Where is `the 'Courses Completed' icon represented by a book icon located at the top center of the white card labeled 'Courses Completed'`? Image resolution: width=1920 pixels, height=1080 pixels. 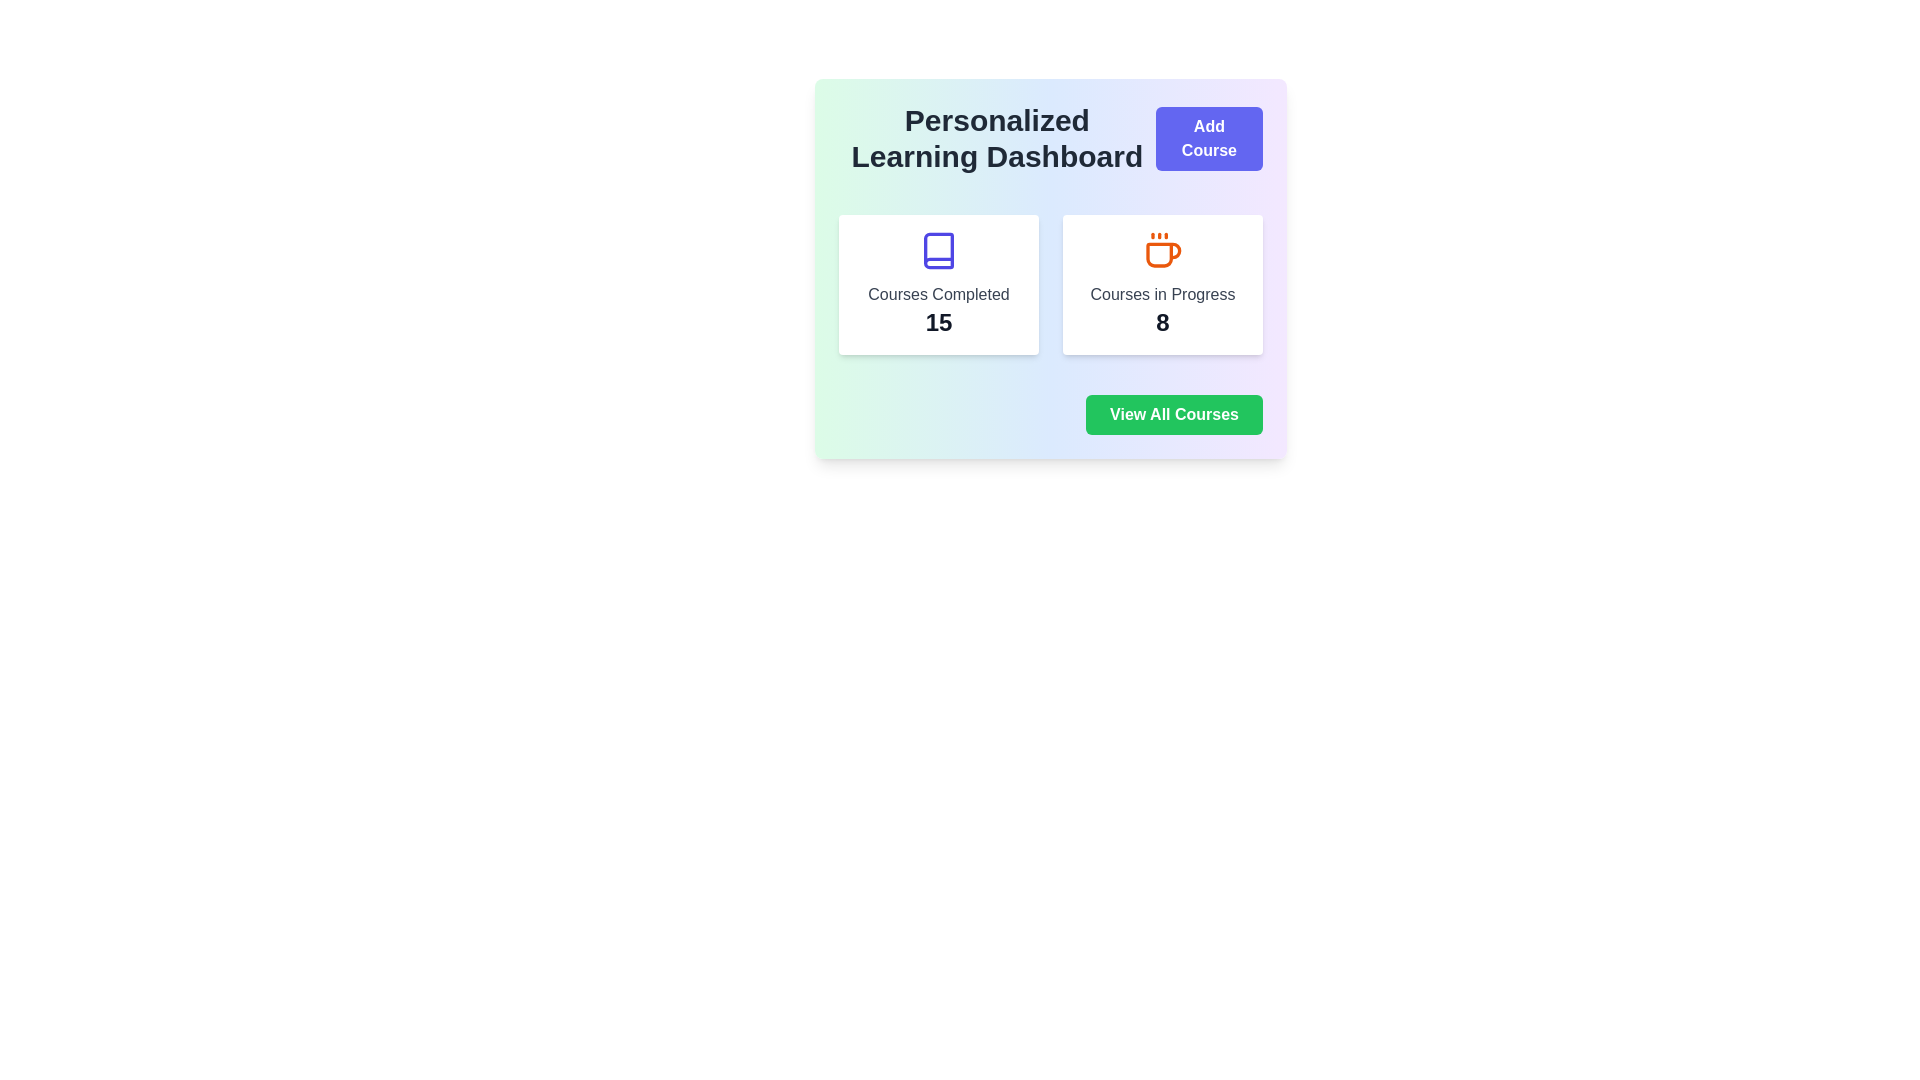 the 'Courses Completed' icon represented by a book icon located at the top center of the white card labeled 'Courses Completed' is located at coordinates (938, 249).